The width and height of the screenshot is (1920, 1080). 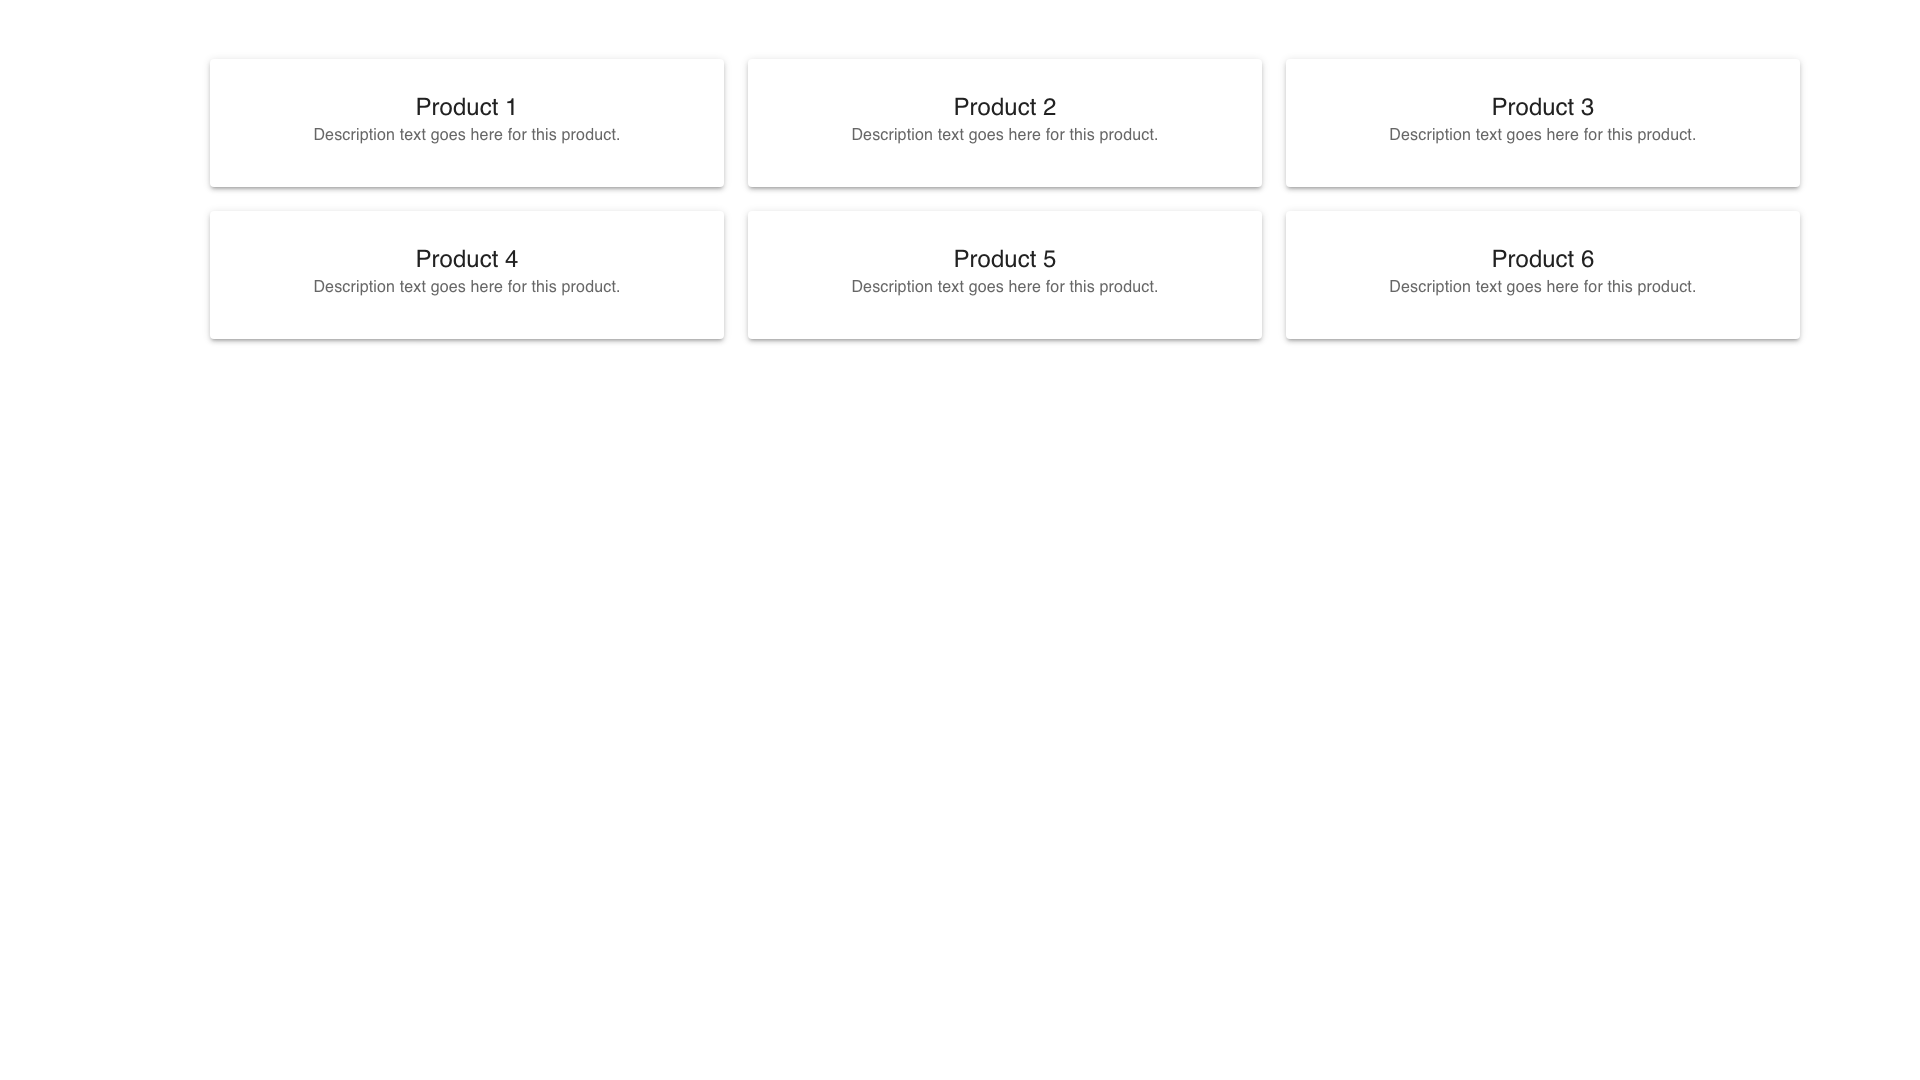 I want to click on the product information card located at the top-left corner of the grid layout, so click(x=465, y=123).